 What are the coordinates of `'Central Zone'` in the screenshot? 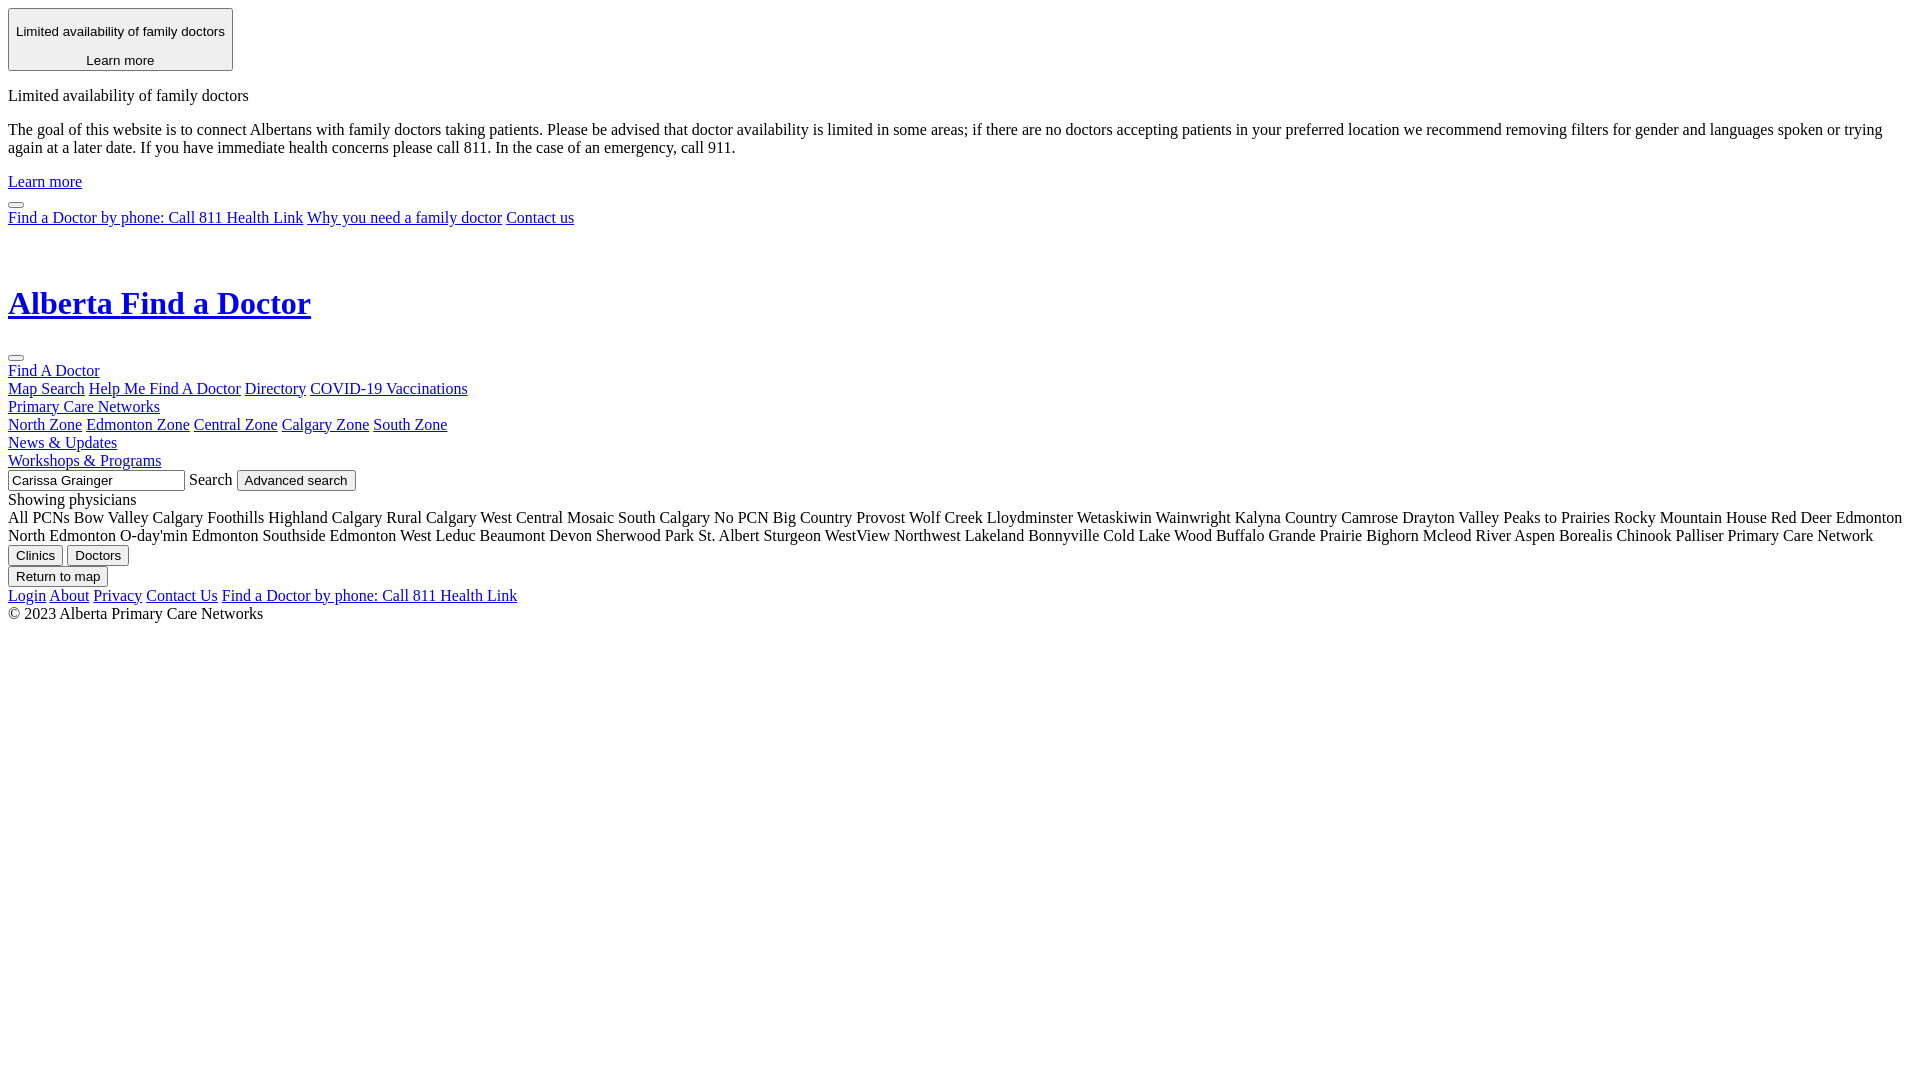 It's located at (235, 423).